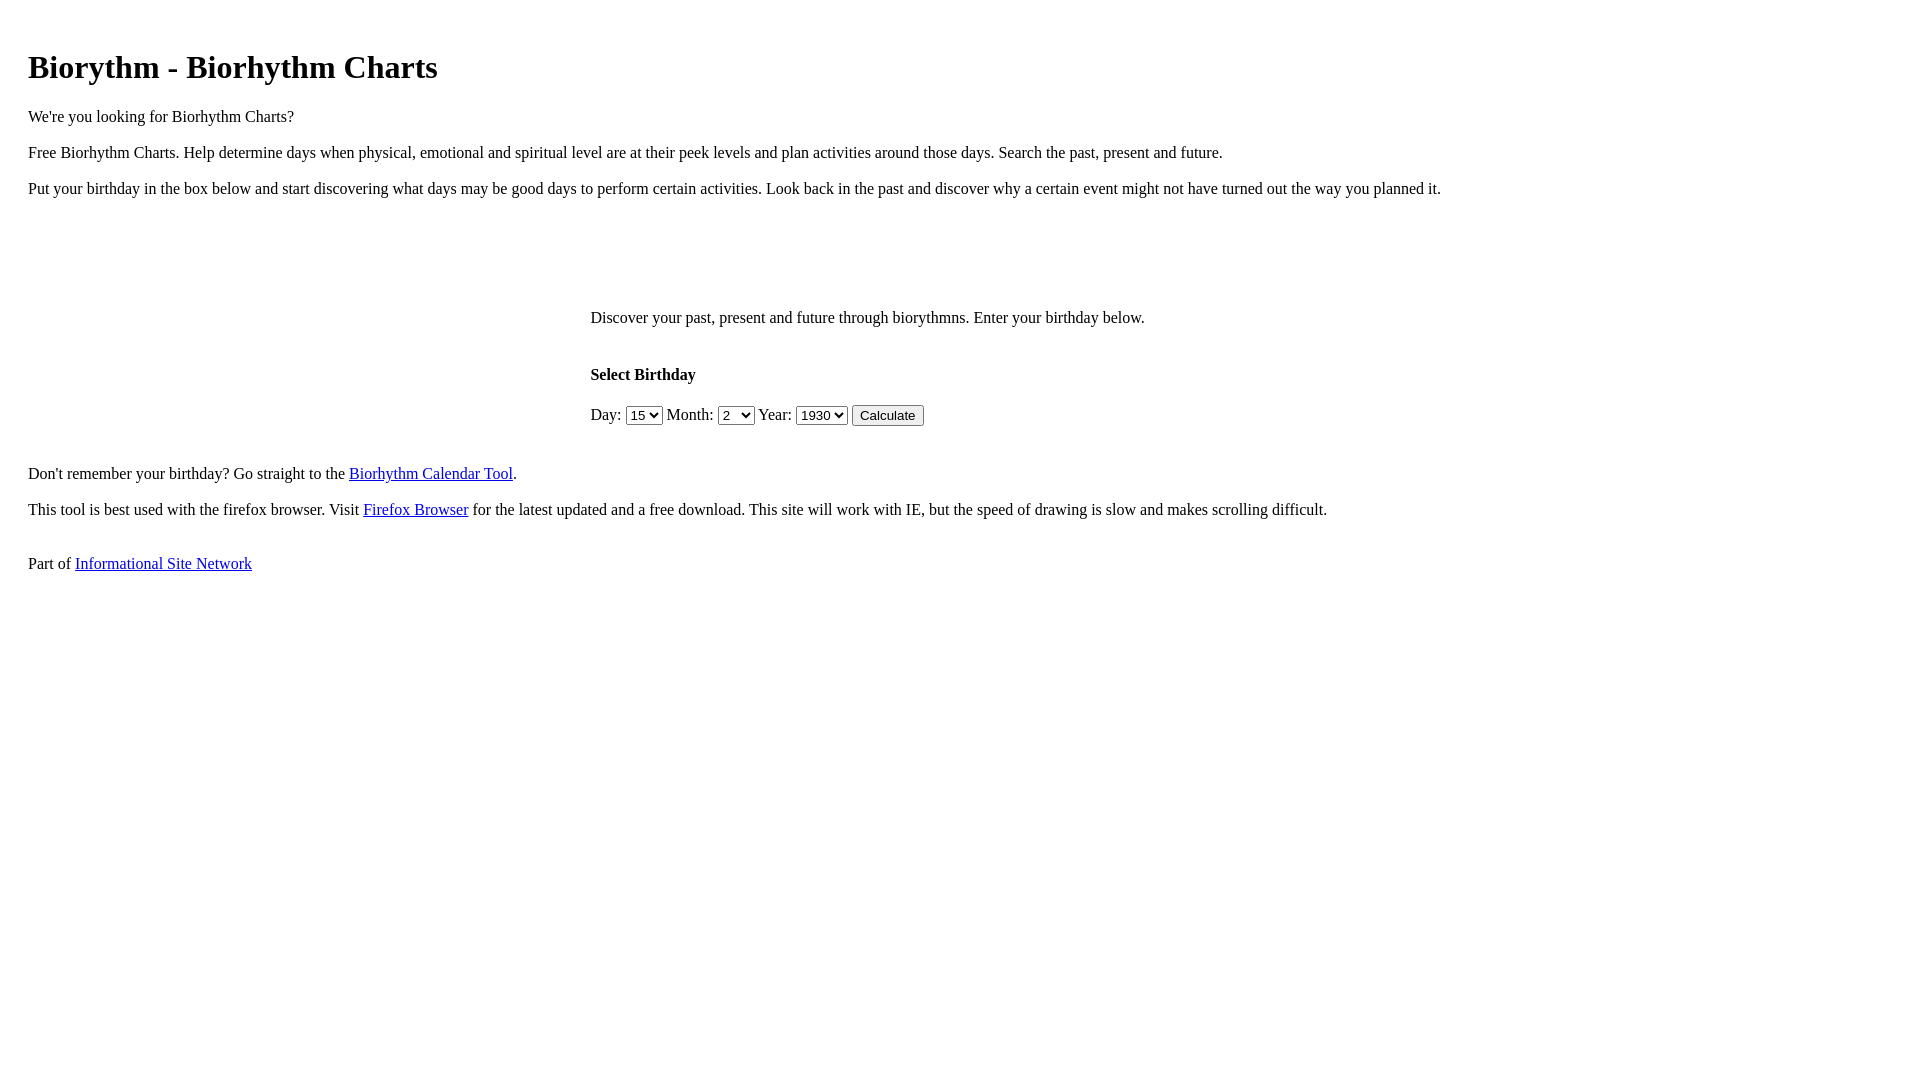  Describe the element at coordinates (430, 473) in the screenshot. I see `'Biorhythm Calendar Tool'` at that location.